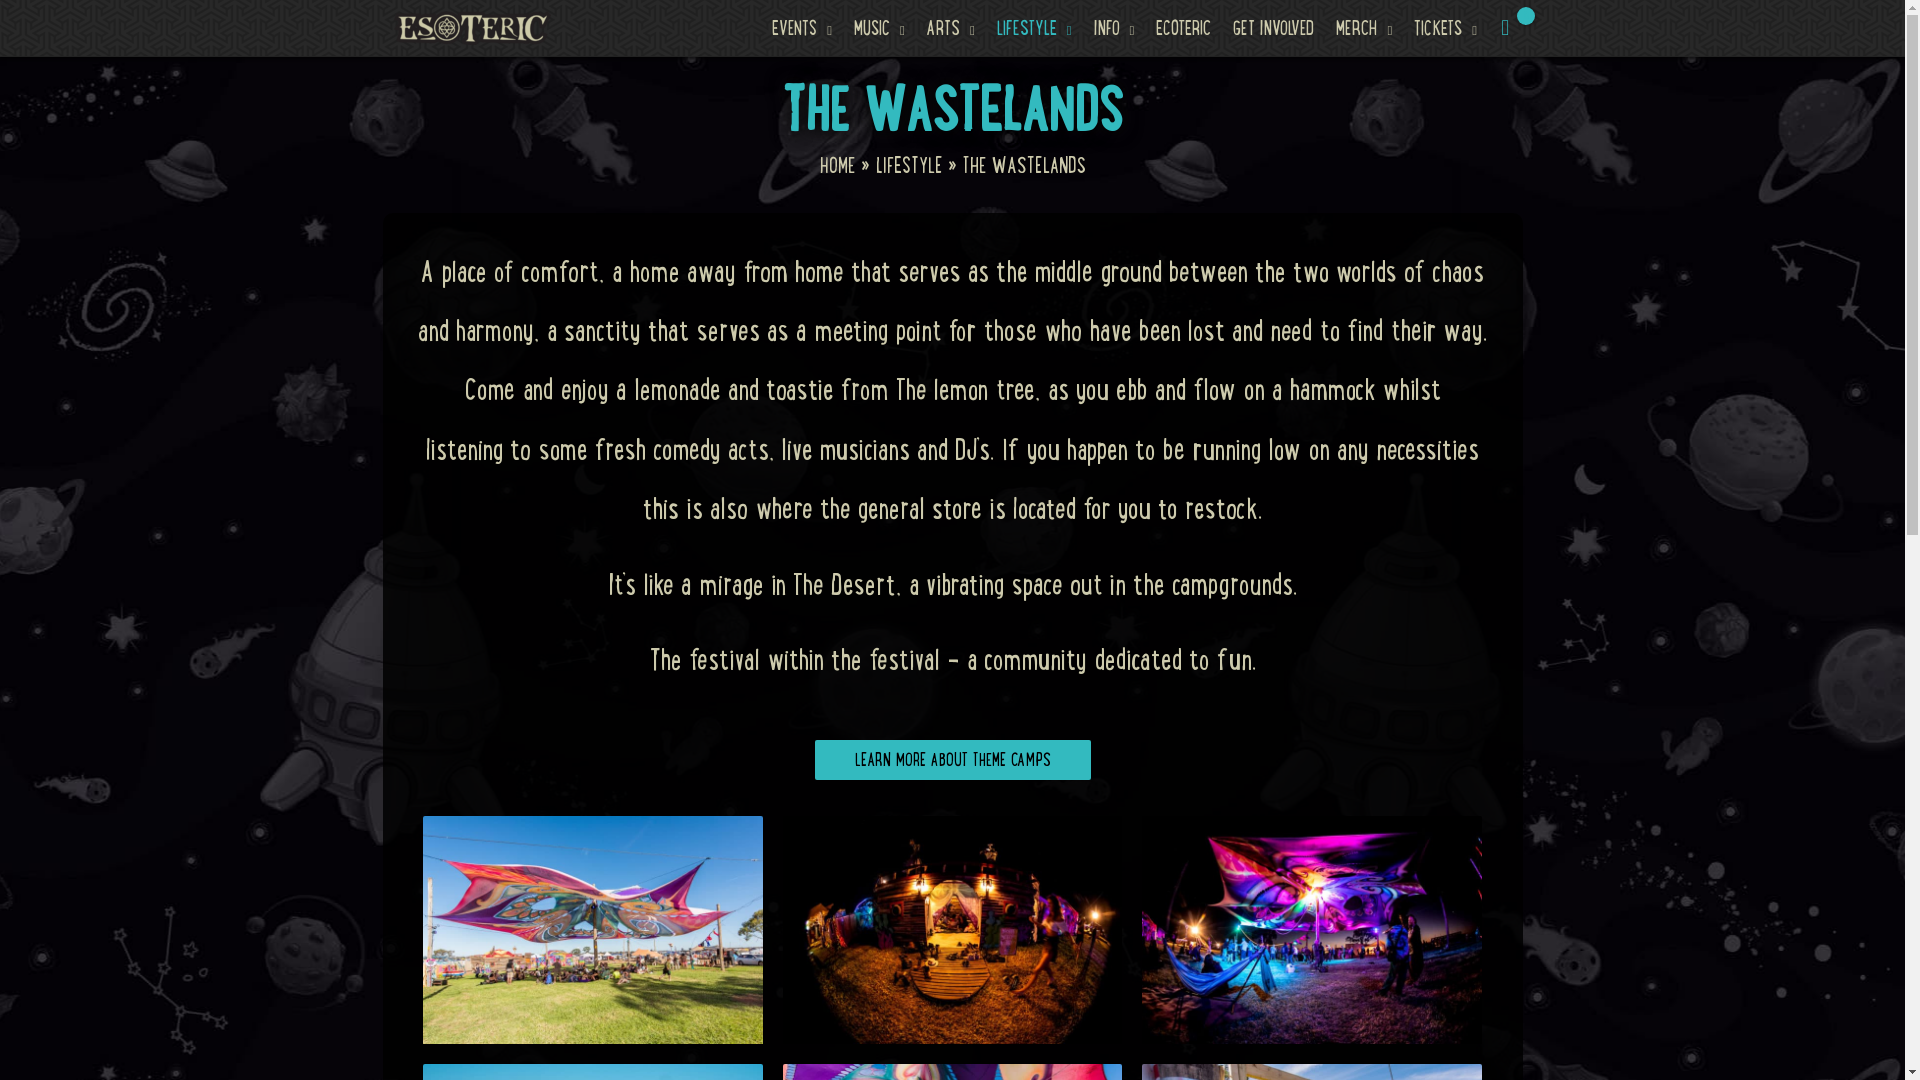 The height and width of the screenshot is (1080, 1920). I want to click on 'GET INVOLVED', so click(1272, 27).